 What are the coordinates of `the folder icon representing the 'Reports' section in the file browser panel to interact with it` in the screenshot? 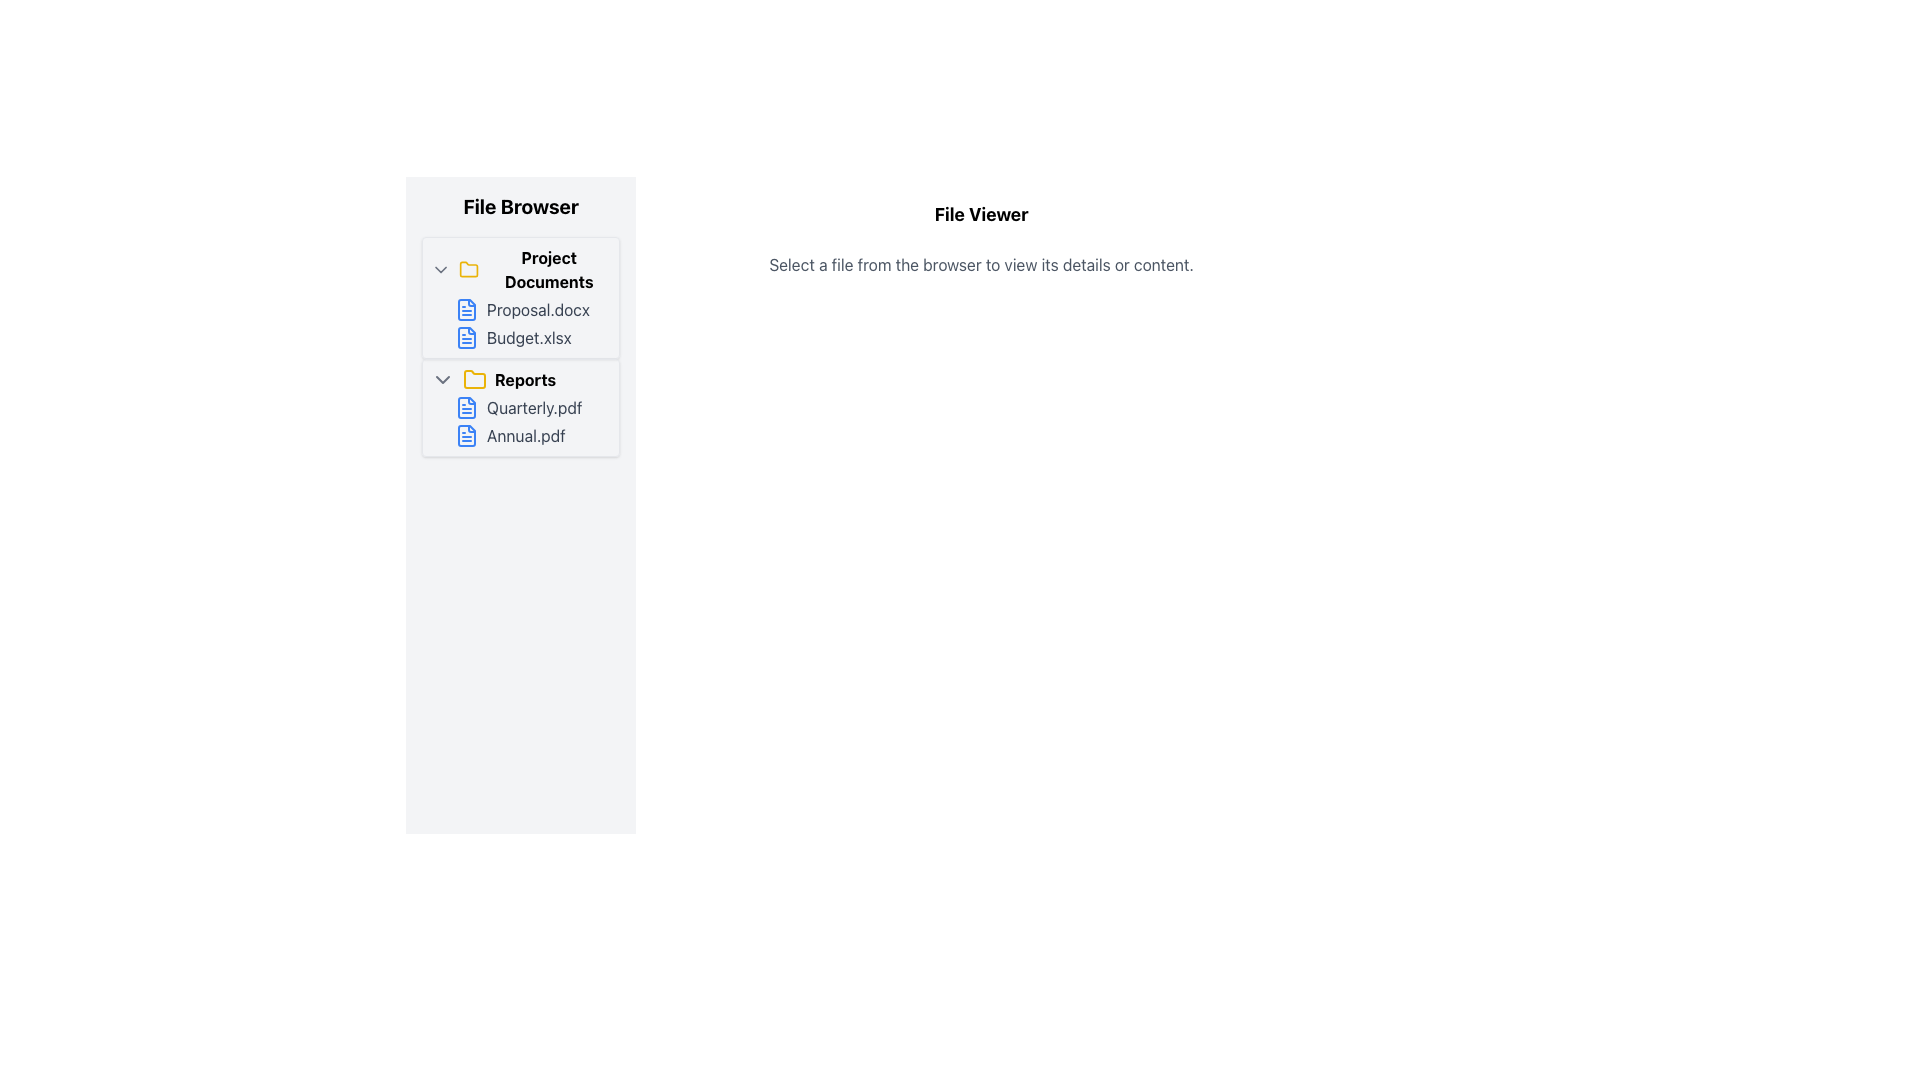 It's located at (474, 378).